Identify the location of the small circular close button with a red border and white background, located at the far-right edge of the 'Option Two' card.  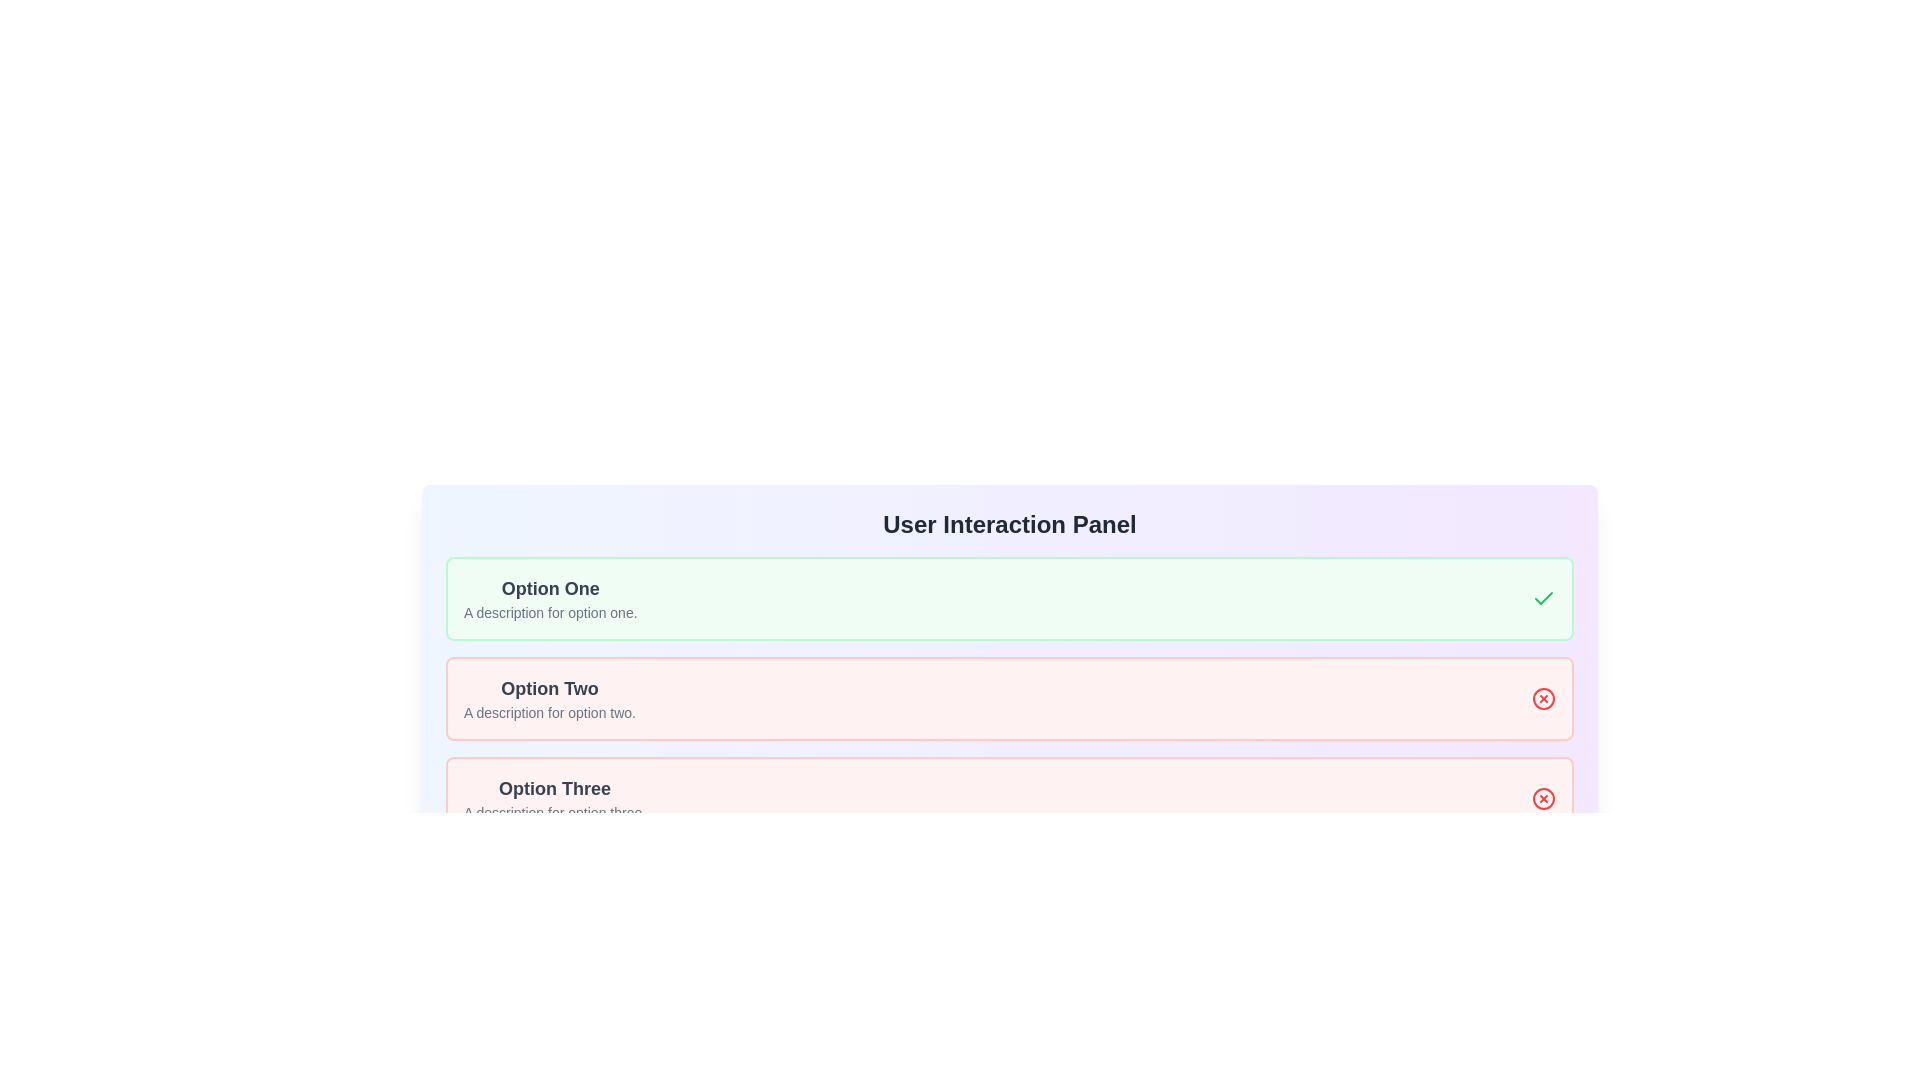
(1543, 697).